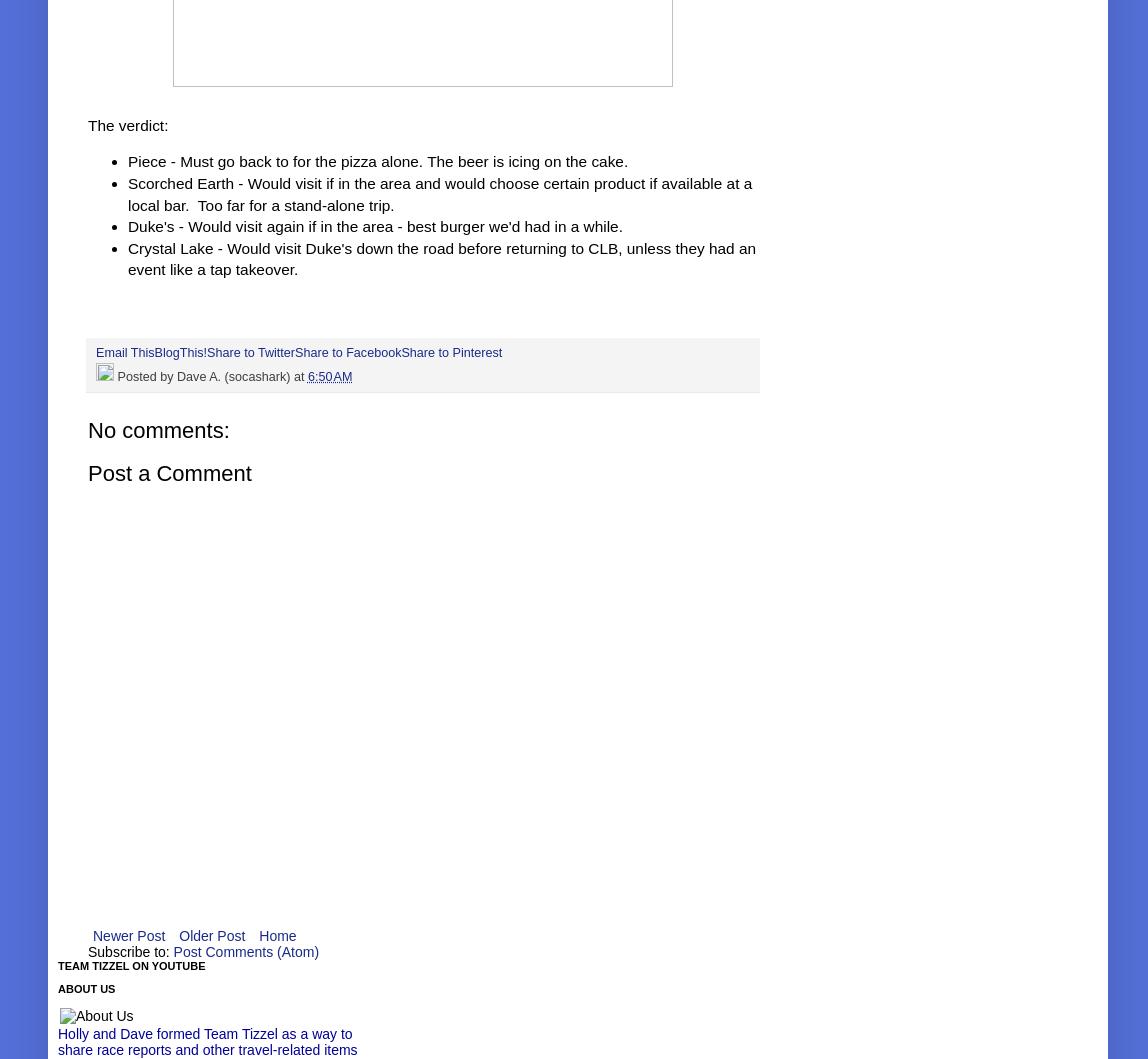 This screenshot has width=1148, height=1059. I want to click on 'Post a Comment', so click(169, 472).